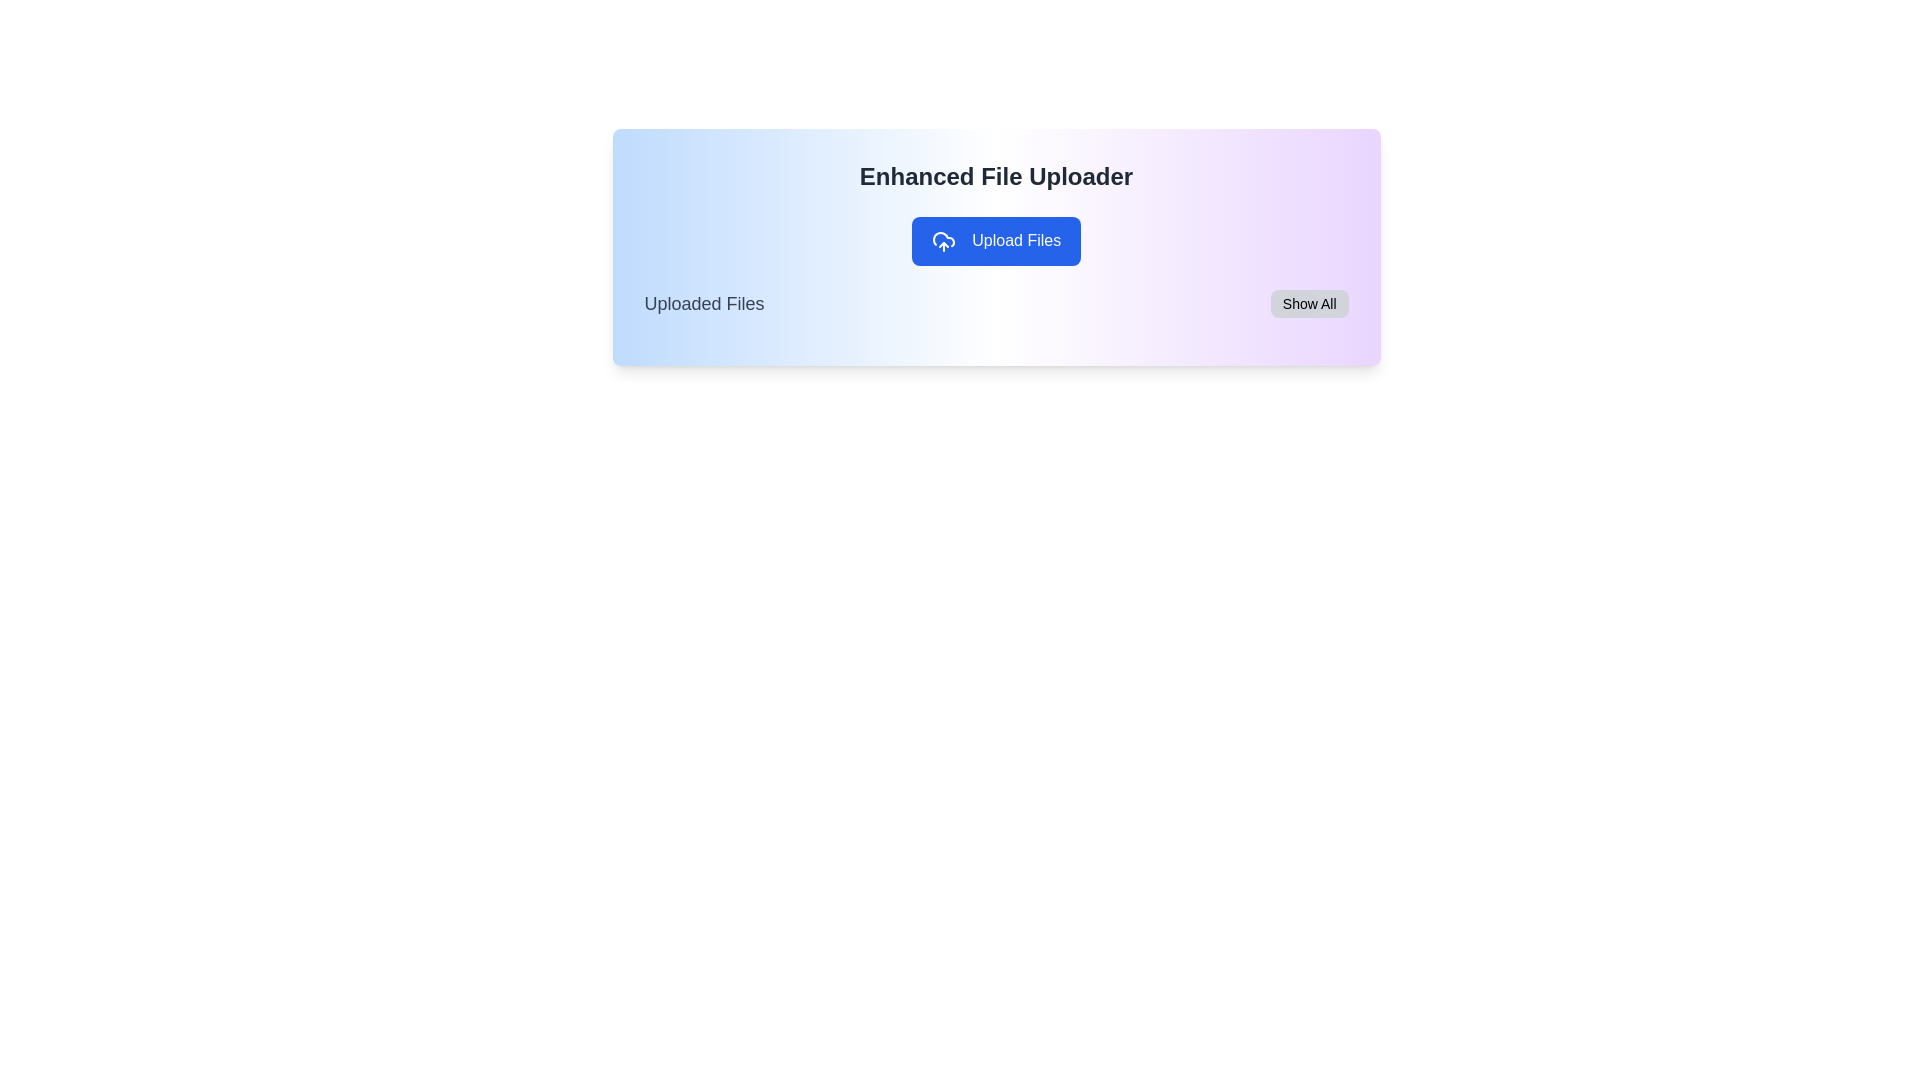 The width and height of the screenshot is (1920, 1080). I want to click on the 'Uploaded Files' text label, which is styled in gray and located in the bottom-left corner of the interface within a blue section, so click(704, 303).